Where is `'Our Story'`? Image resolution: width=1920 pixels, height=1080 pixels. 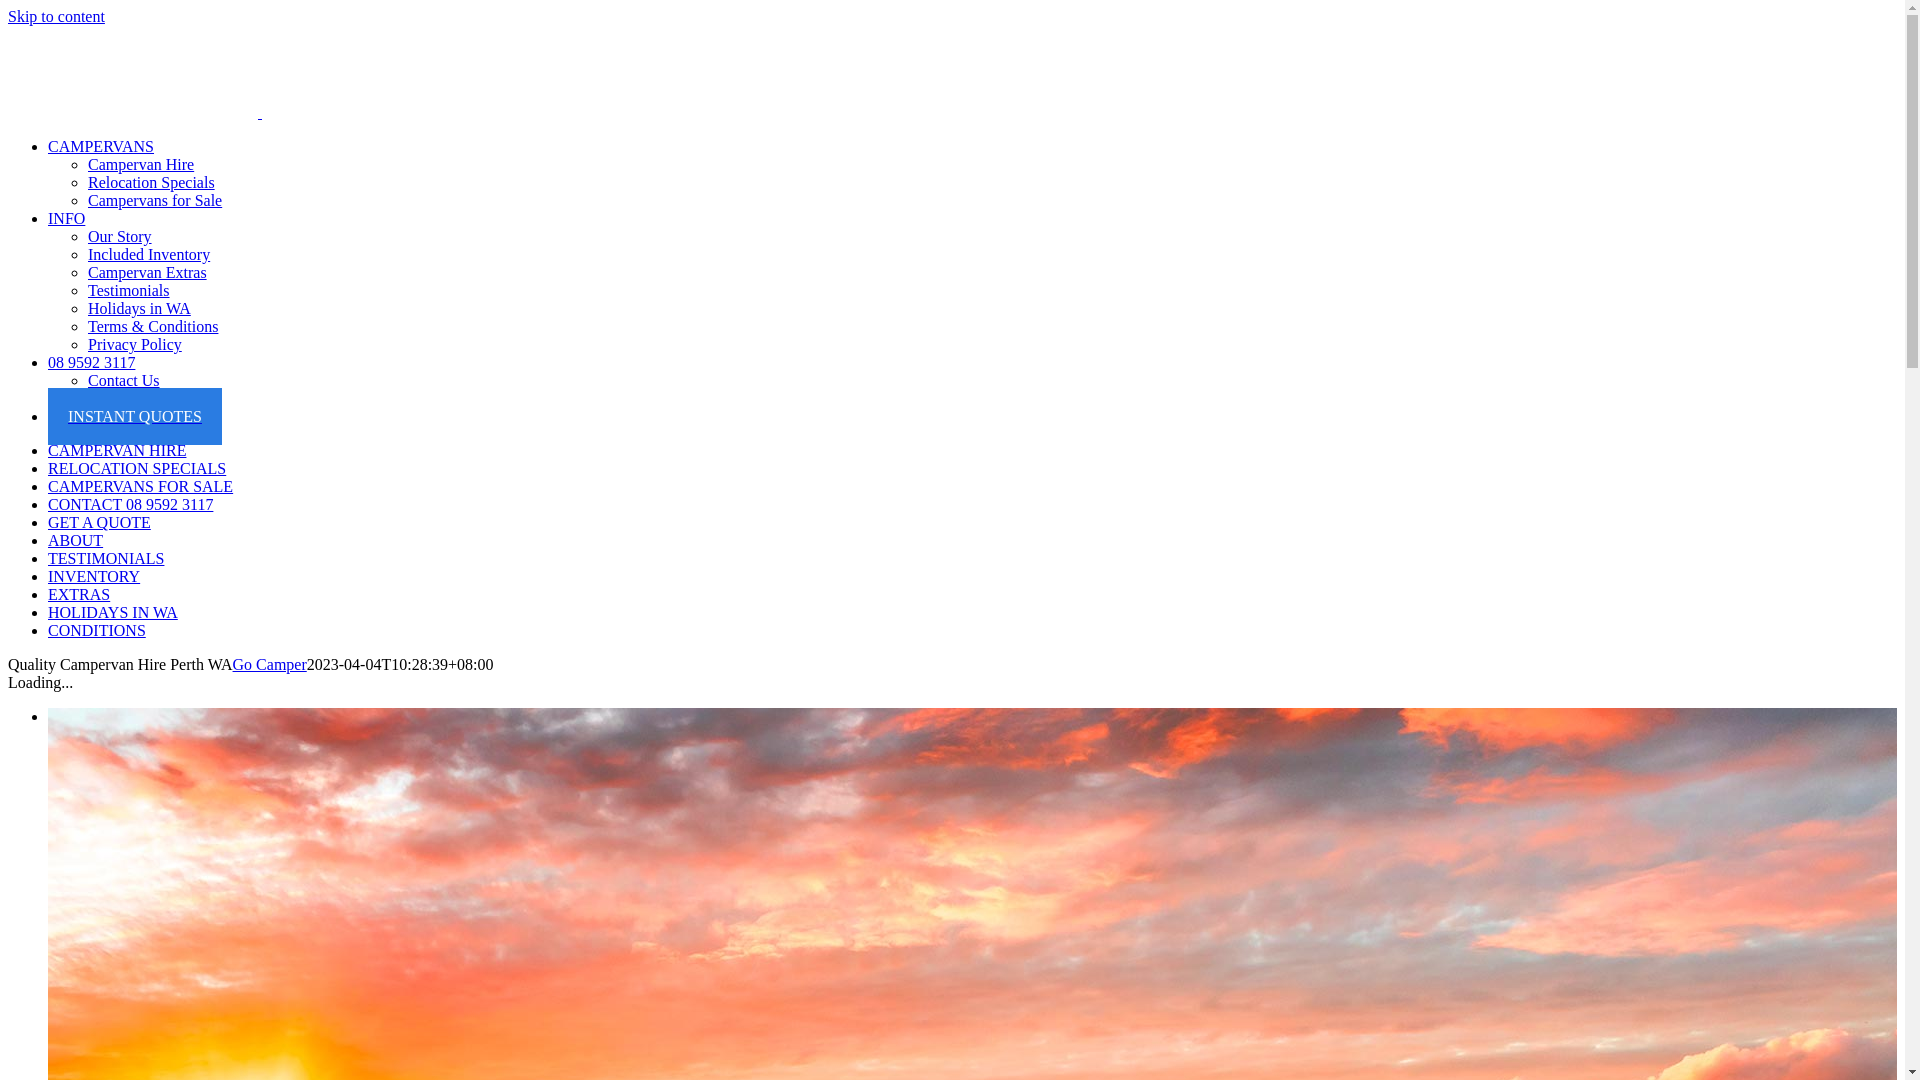 'Our Story' is located at coordinates (119, 235).